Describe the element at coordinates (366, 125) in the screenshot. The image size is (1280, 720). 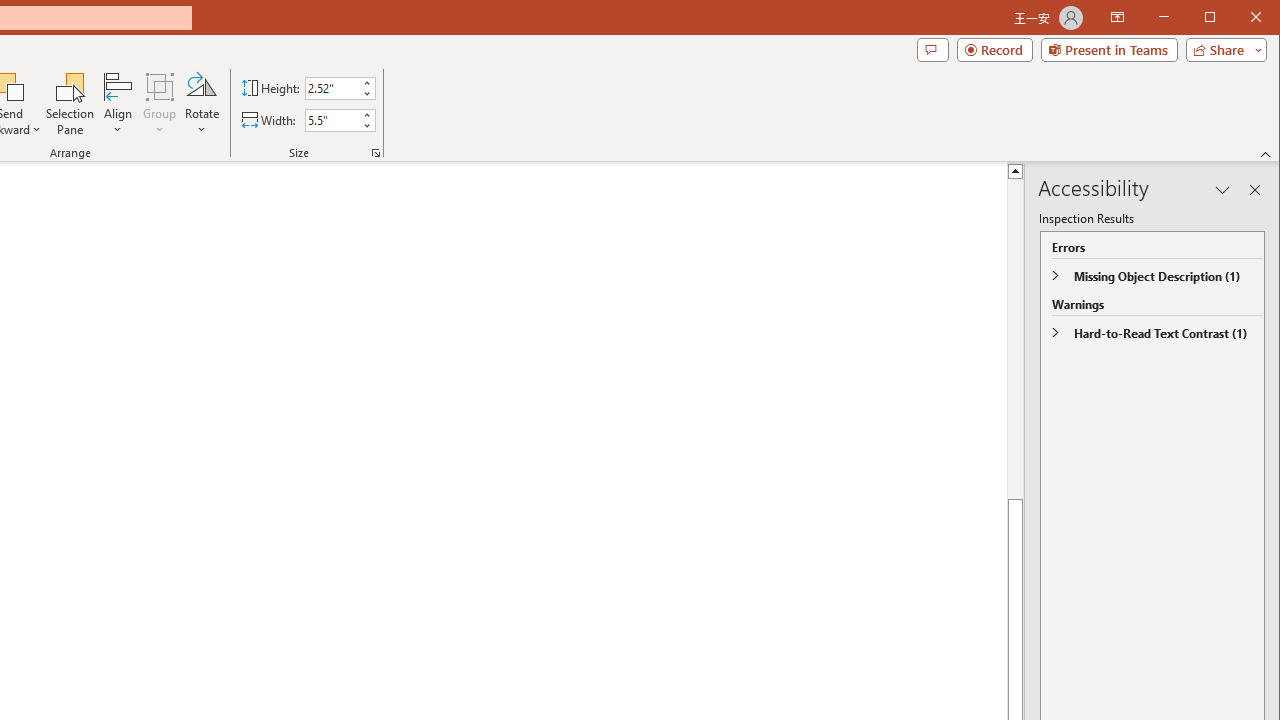
I see `'Less'` at that location.